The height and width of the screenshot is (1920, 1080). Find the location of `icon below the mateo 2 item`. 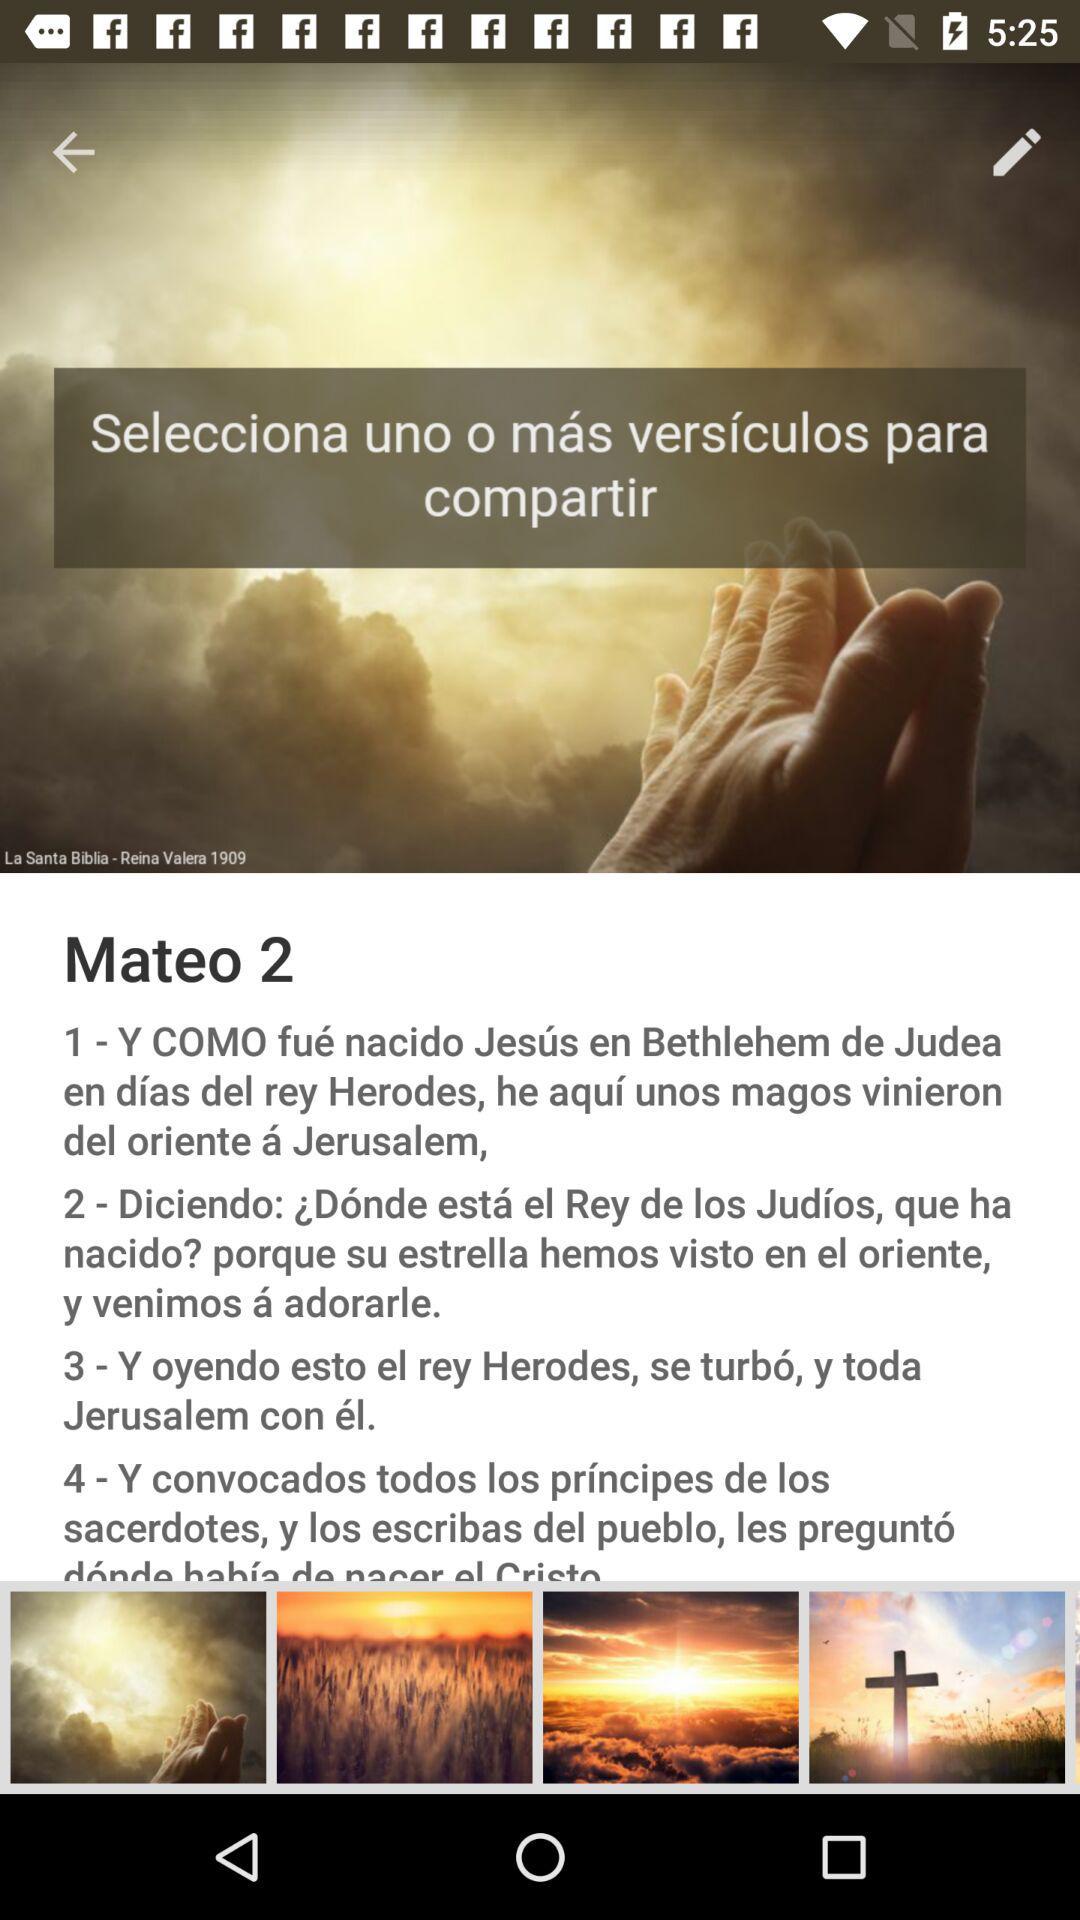

icon below the mateo 2 item is located at coordinates (540, 1089).